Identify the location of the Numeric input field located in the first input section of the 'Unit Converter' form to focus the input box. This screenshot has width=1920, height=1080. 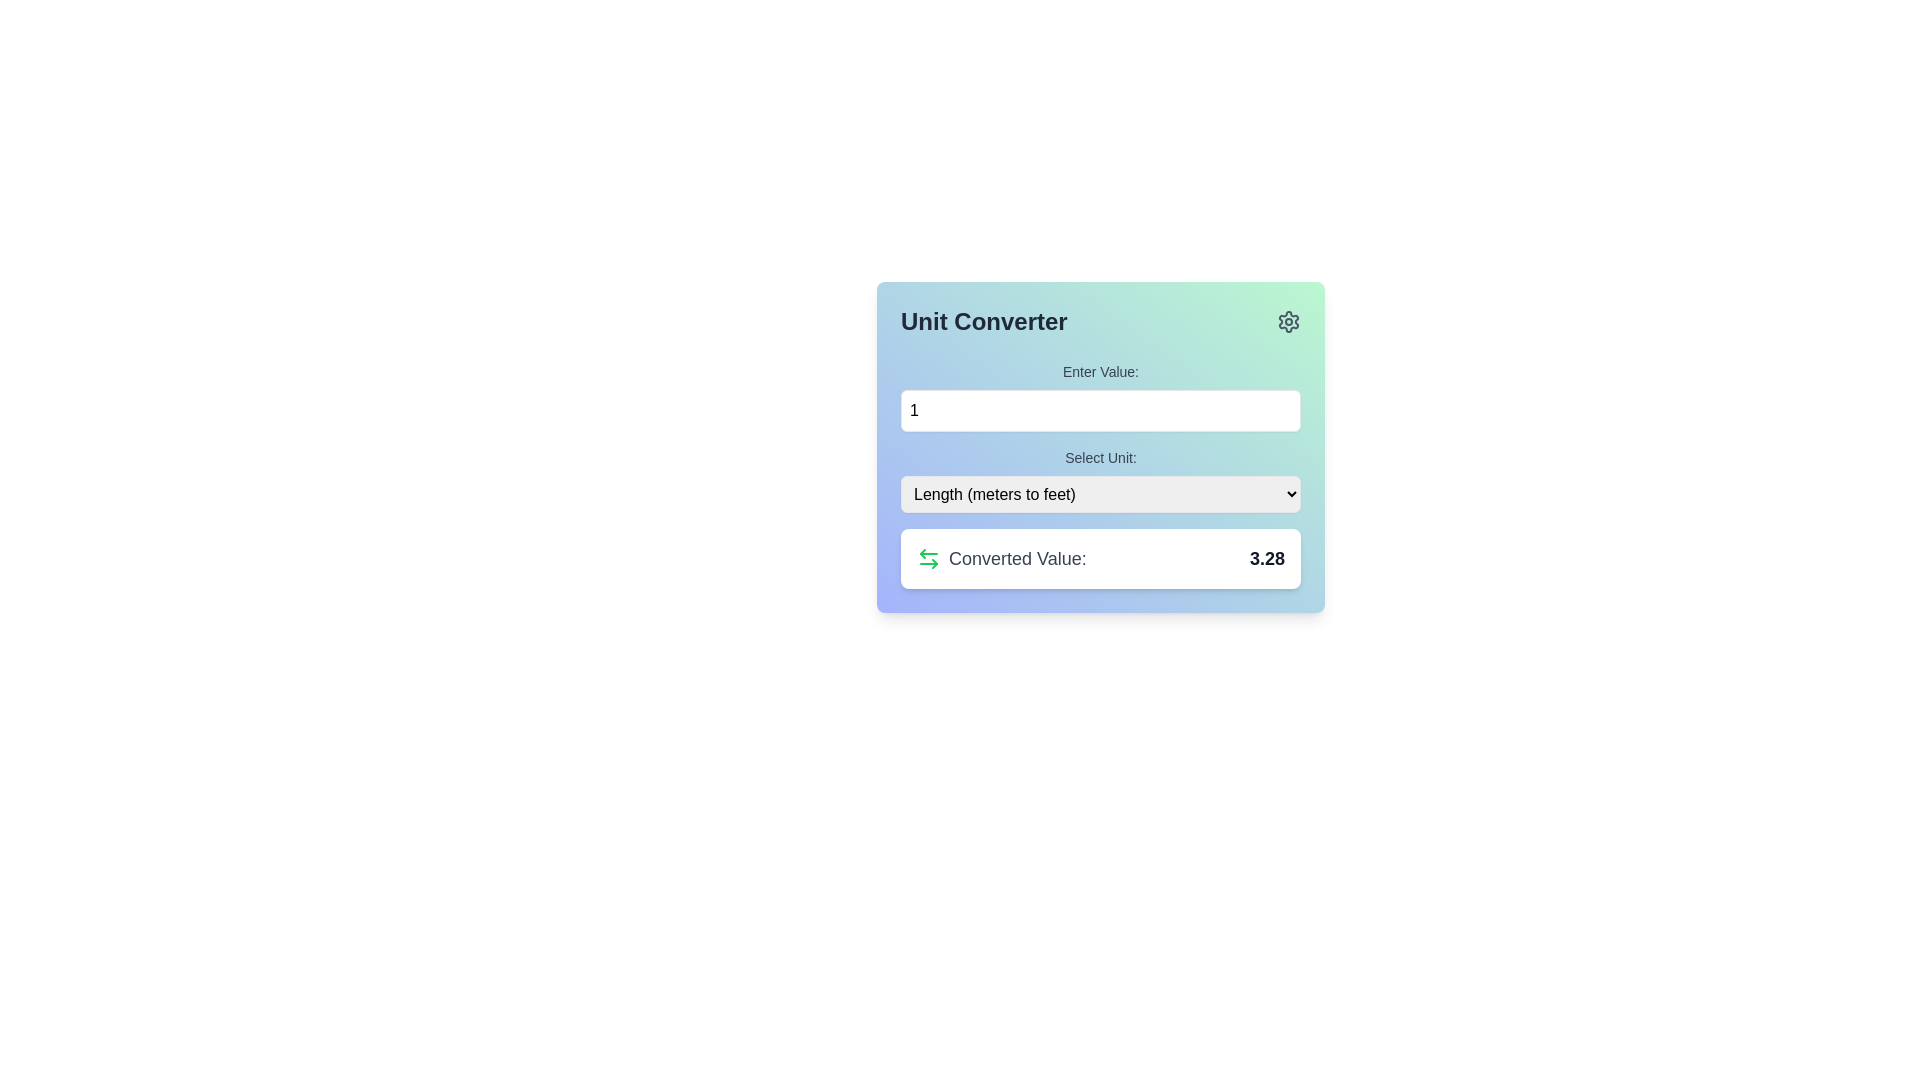
(1099, 397).